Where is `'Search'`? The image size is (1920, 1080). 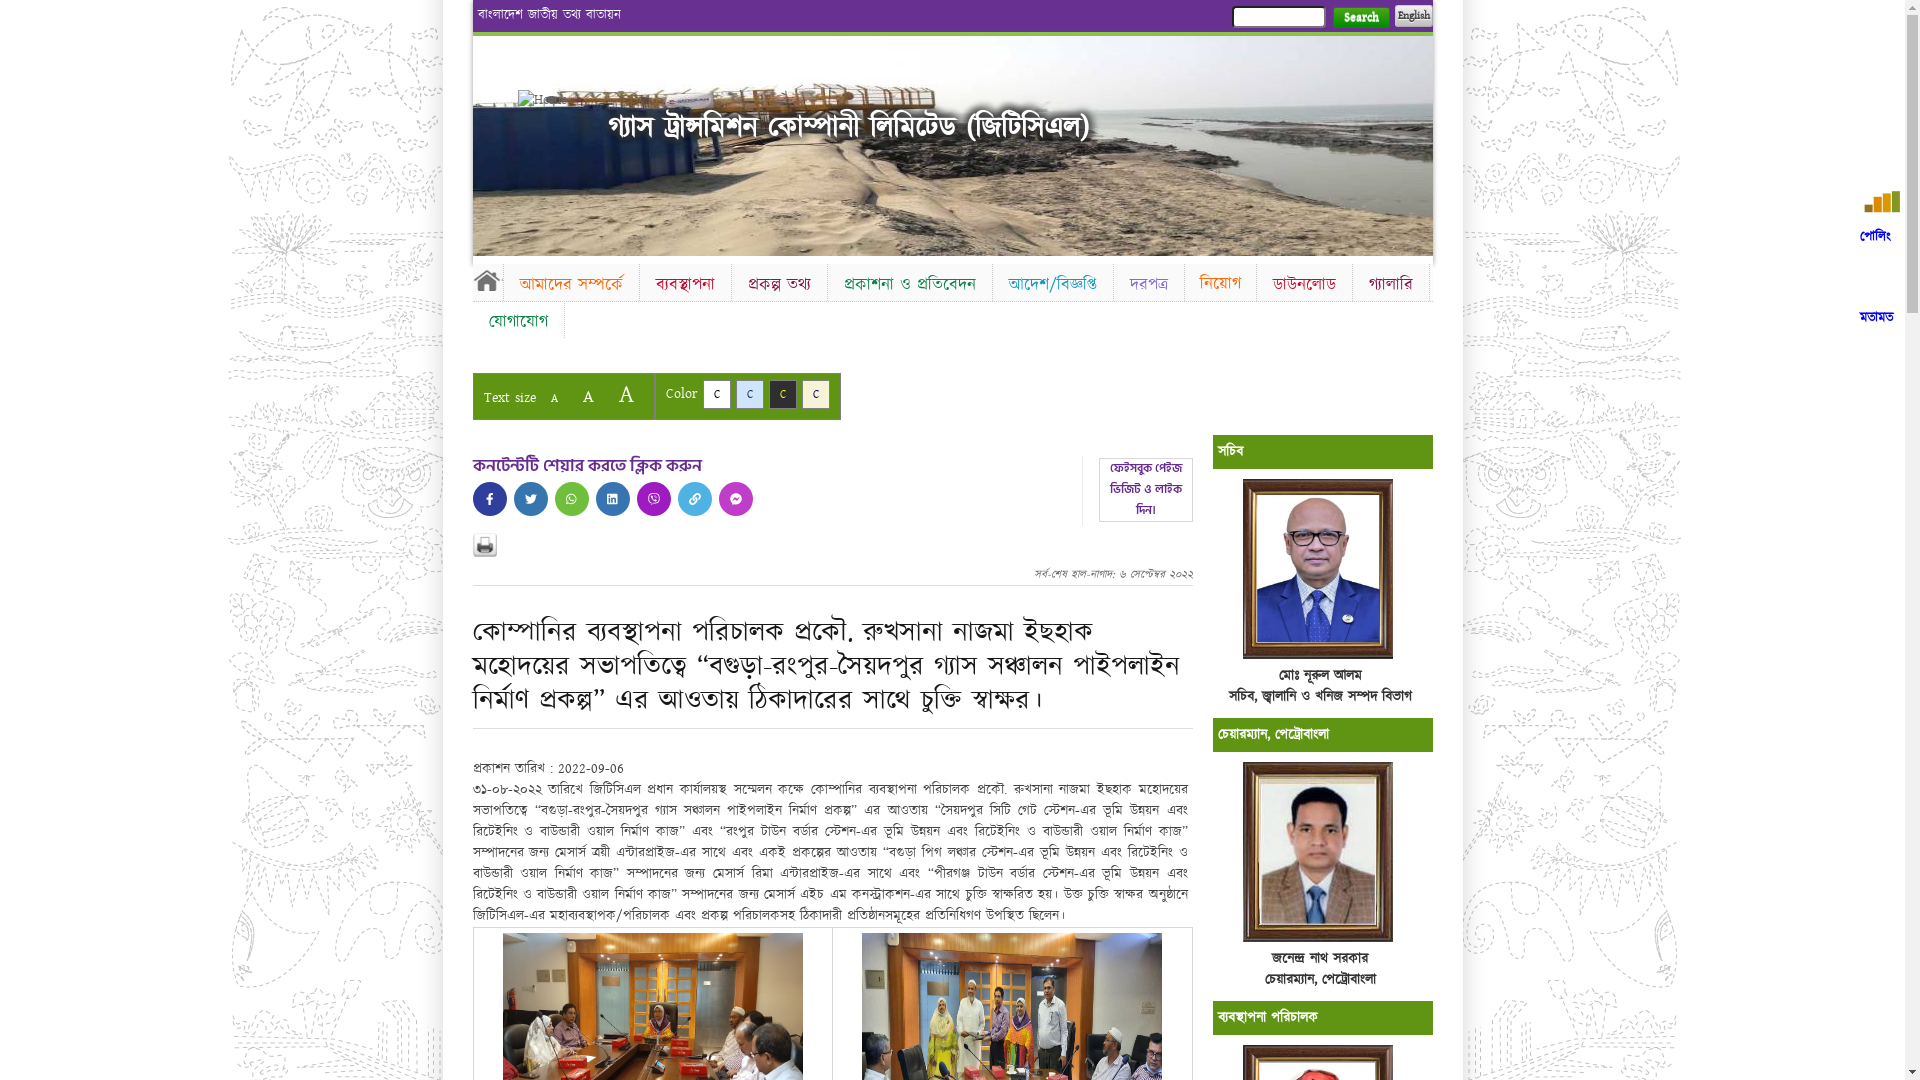
'Search' is located at coordinates (1331, 17).